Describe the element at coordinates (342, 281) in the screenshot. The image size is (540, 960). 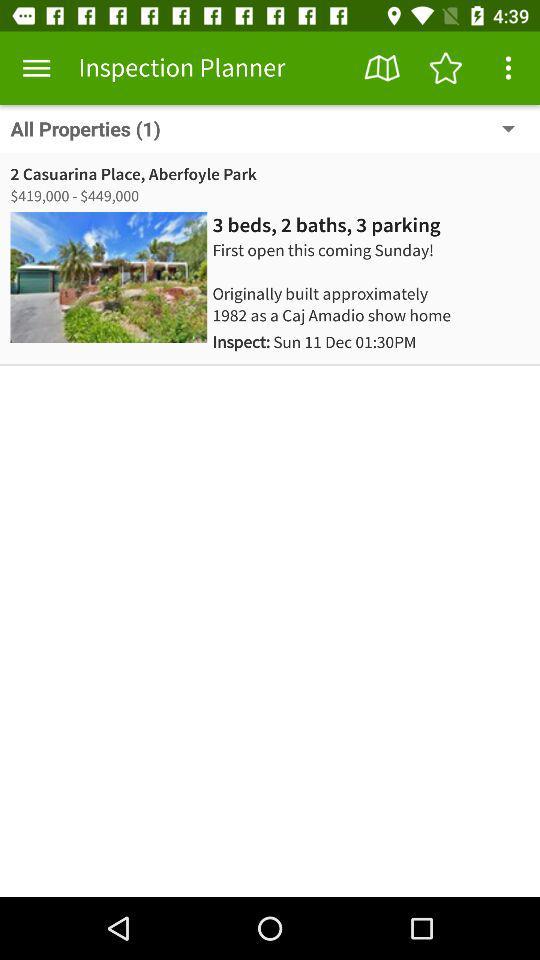
I see `first open this icon` at that location.